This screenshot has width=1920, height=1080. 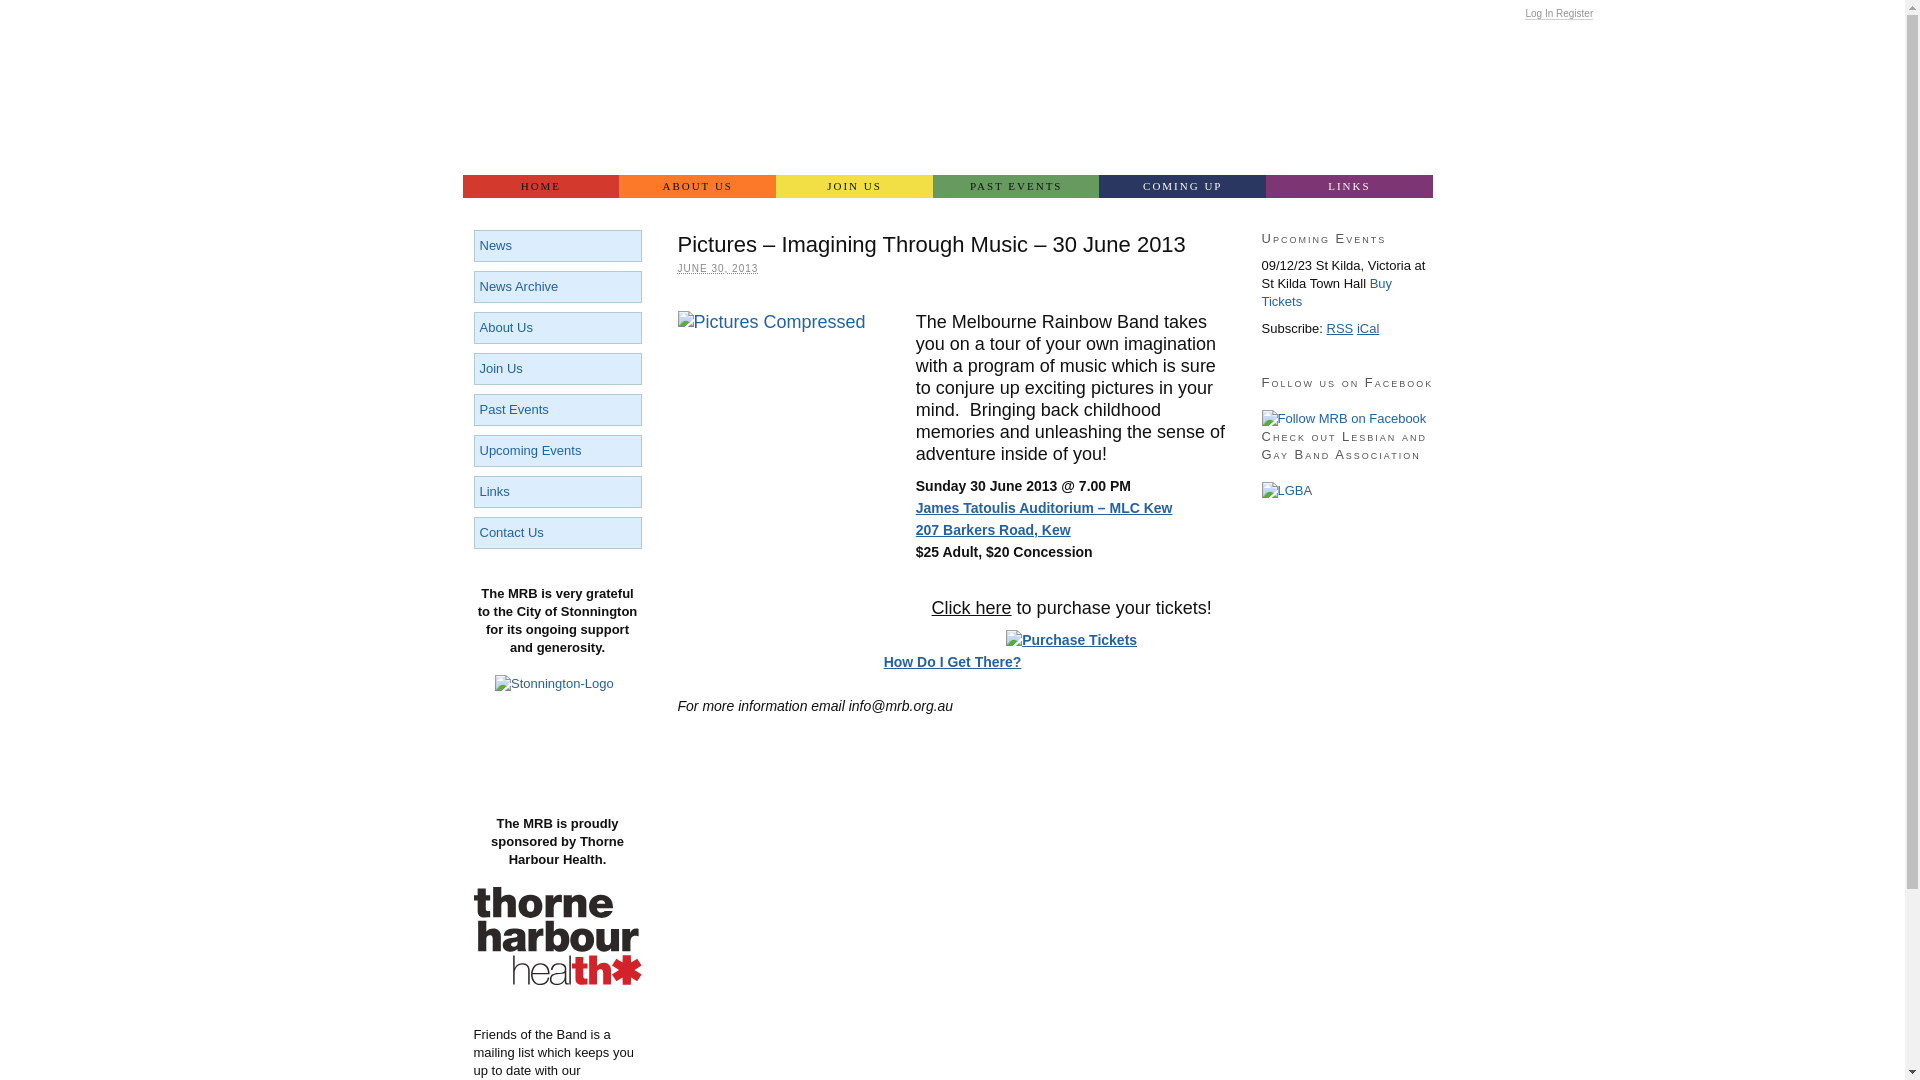 I want to click on 'COMING UP', so click(x=1182, y=186).